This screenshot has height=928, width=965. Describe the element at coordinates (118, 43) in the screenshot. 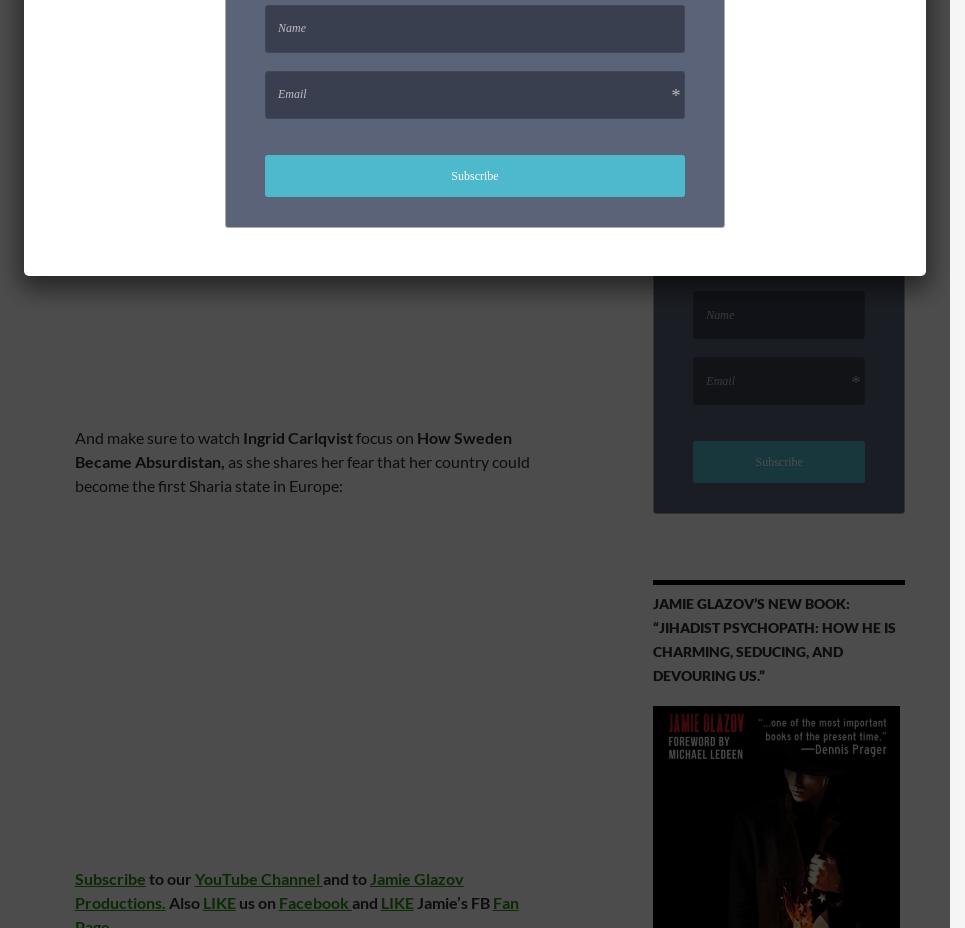

I see `'Don’t miss it!'` at that location.